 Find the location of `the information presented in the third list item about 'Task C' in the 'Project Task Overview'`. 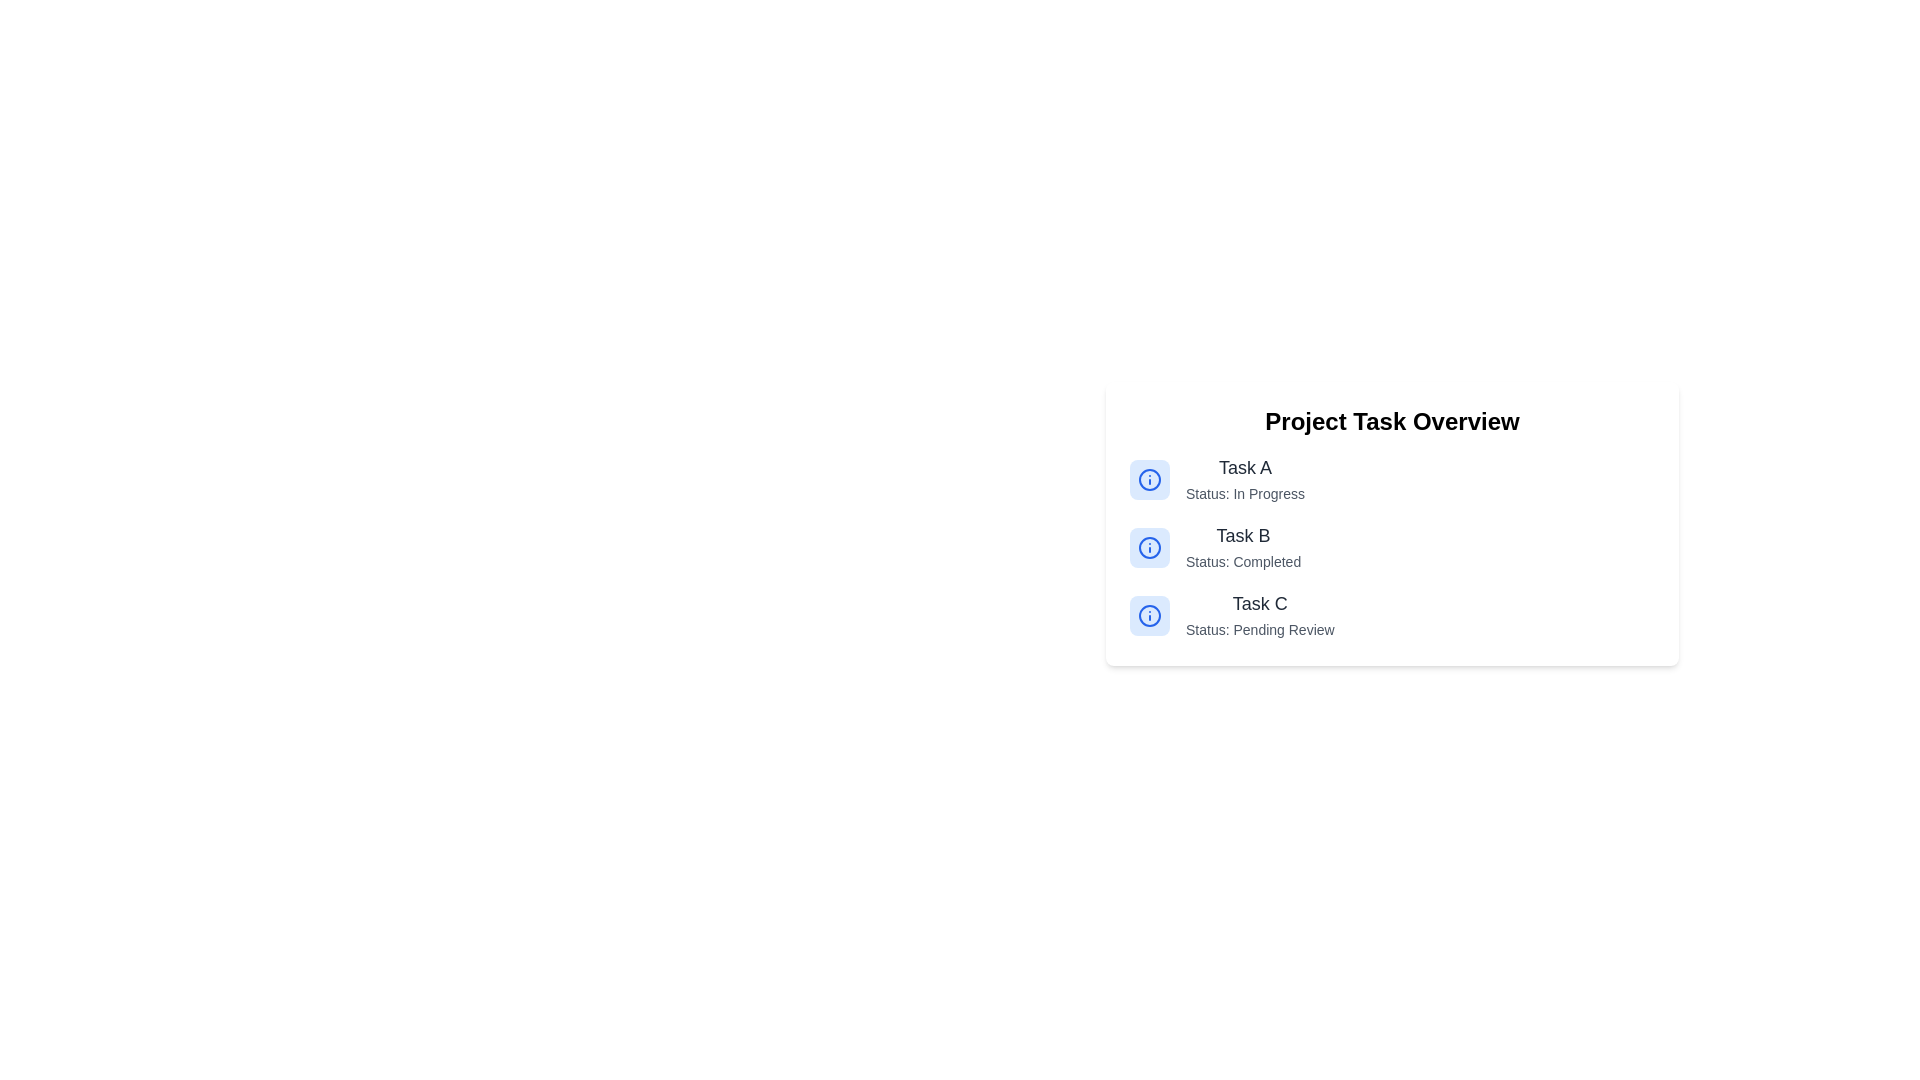

the information presented in the third list item about 'Task C' in the 'Project Task Overview' is located at coordinates (1391, 615).